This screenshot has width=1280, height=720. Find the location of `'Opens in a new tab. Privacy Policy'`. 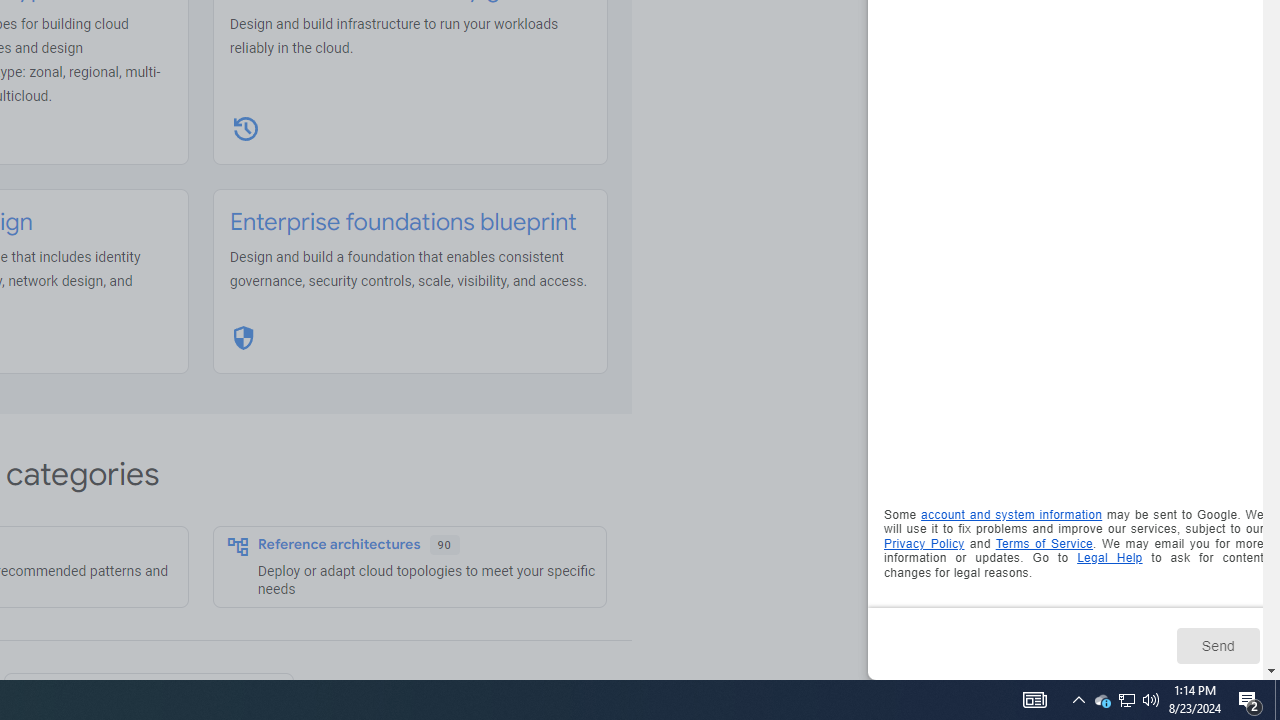

'Opens in a new tab. Privacy Policy' is located at coordinates (923, 543).